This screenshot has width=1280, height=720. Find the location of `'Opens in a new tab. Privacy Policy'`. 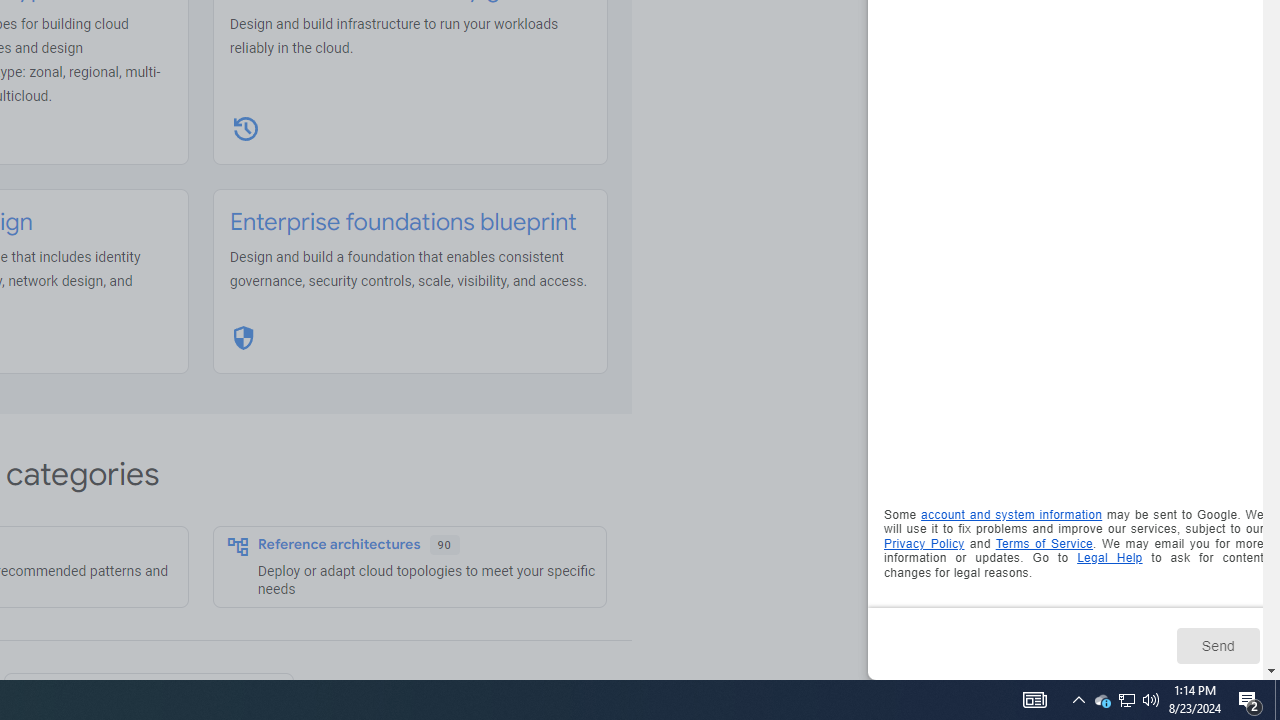

'Opens in a new tab. Privacy Policy' is located at coordinates (923, 543).